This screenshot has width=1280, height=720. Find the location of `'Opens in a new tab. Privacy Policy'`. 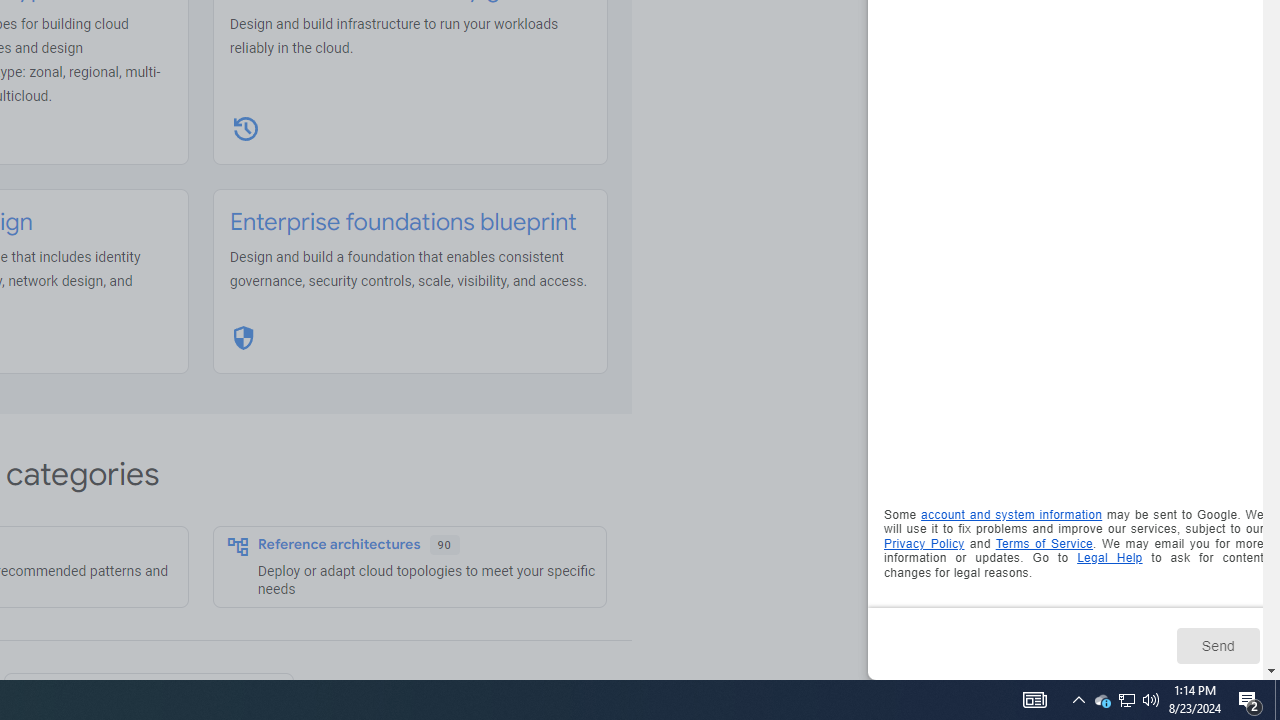

'Opens in a new tab. Privacy Policy' is located at coordinates (923, 543).